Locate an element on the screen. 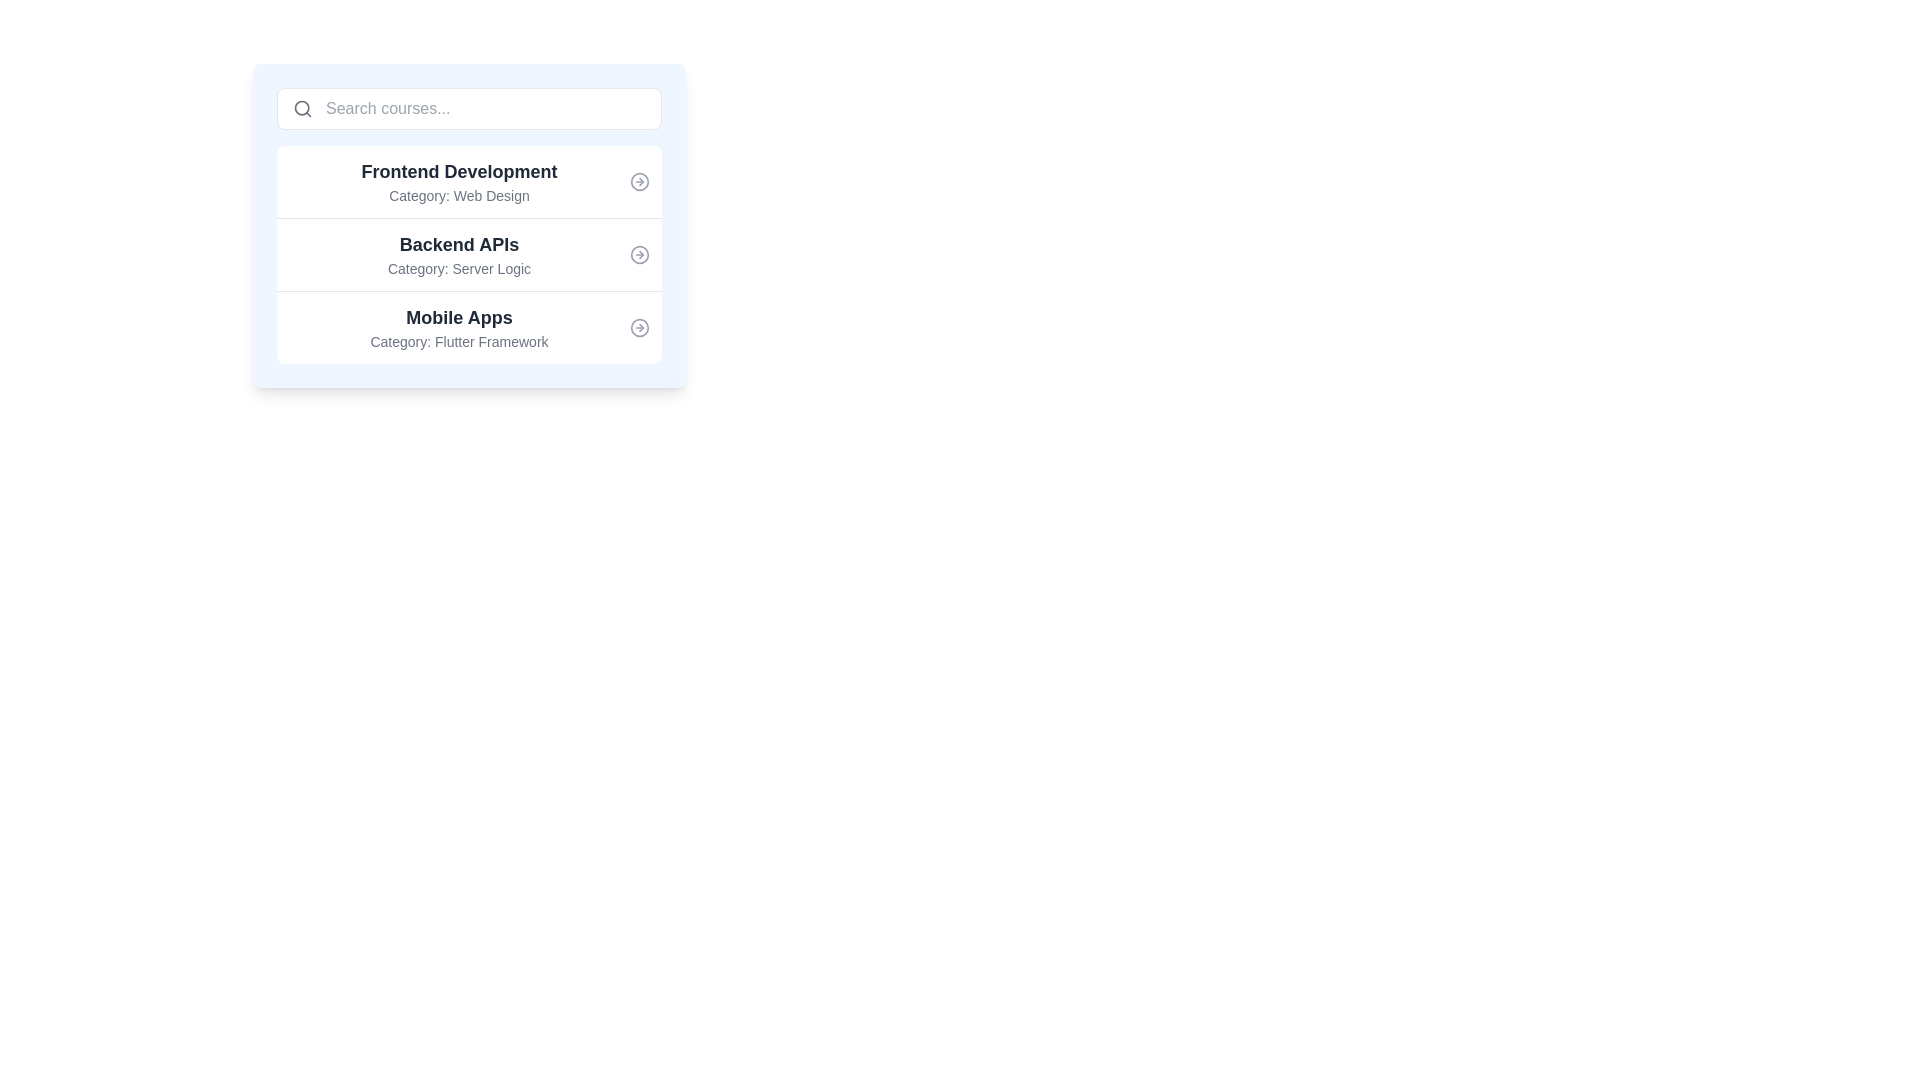 The width and height of the screenshot is (1920, 1080). 'Frontend Development' text label which is prominently displayed in bold, dark gray font at the top of the list is located at coordinates (458, 171).